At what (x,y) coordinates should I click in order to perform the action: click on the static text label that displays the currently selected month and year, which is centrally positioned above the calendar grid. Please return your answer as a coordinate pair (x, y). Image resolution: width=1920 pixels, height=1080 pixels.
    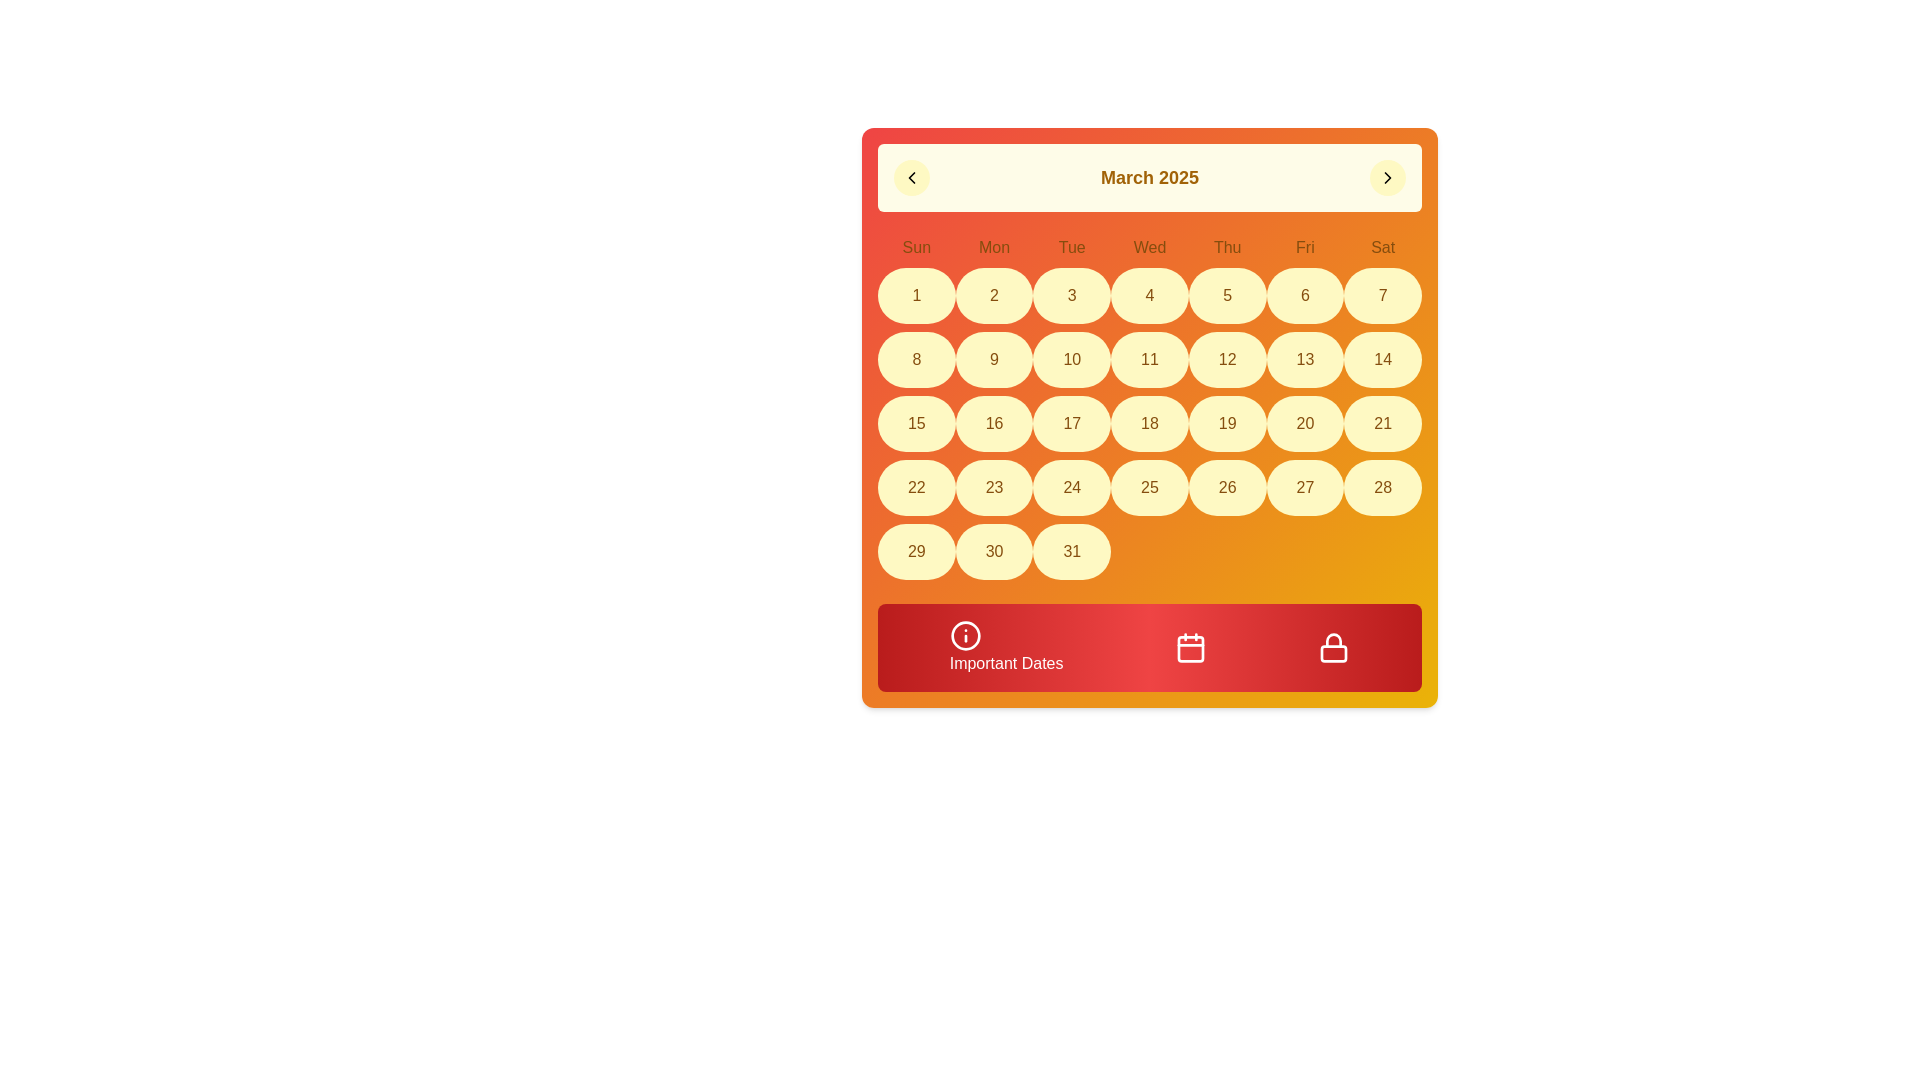
    Looking at the image, I should click on (1150, 176).